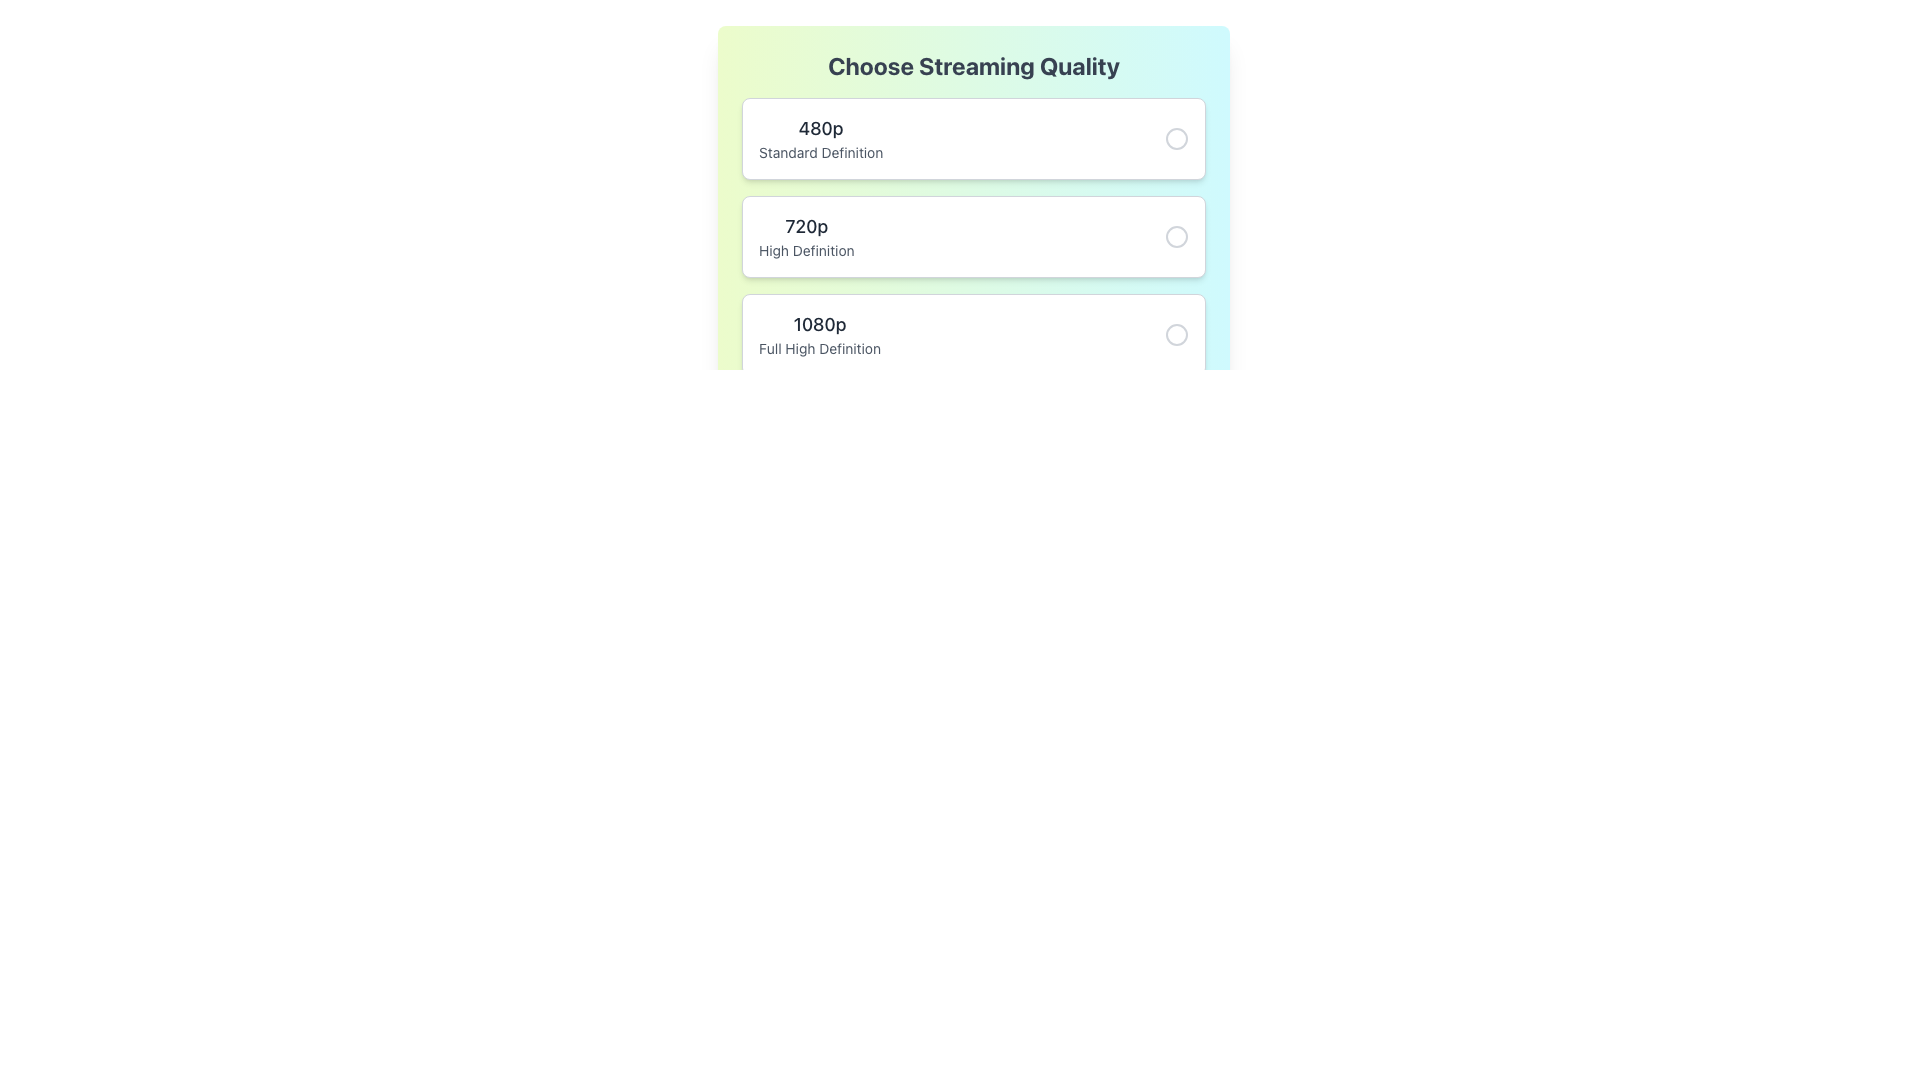 The width and height of the screenshot is (1920, 1080). I want to click on text displayed in bold, large font at the top of the section that says 'Choose Streaming Quality', so click(974, 64).